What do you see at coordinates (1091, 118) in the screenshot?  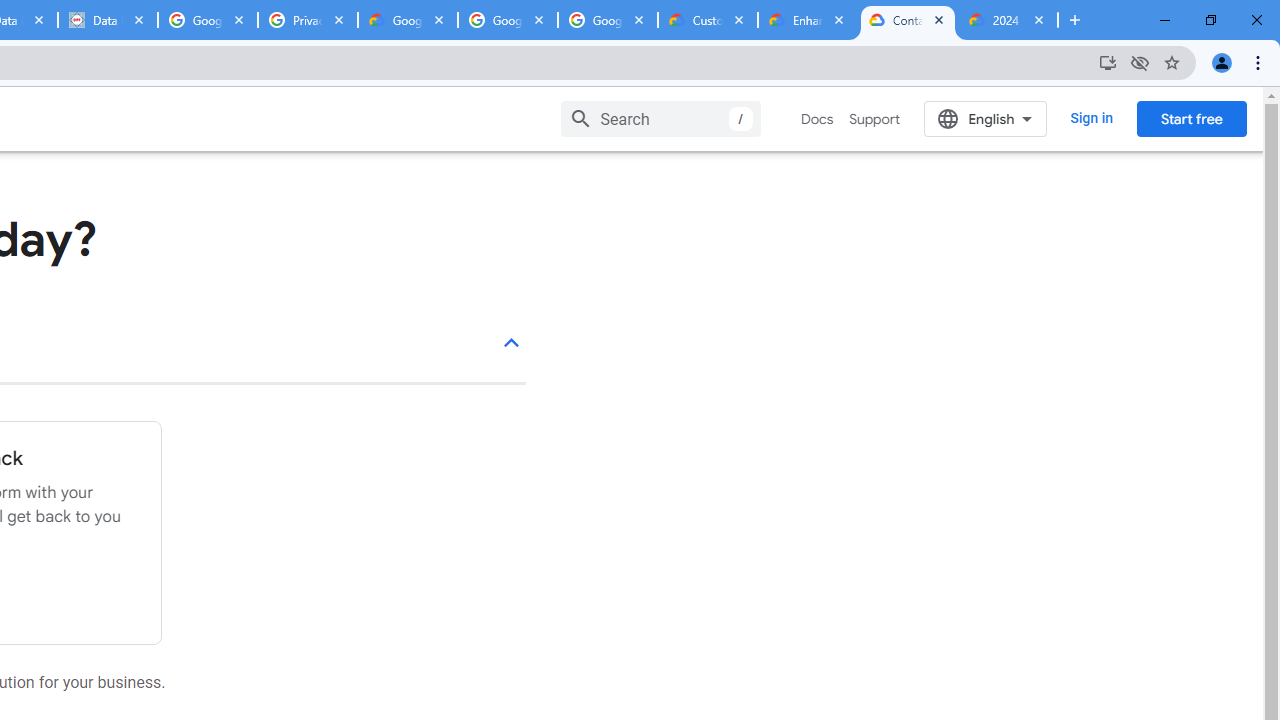 I see `'Sign in'` at bounding box center [1091, 118].